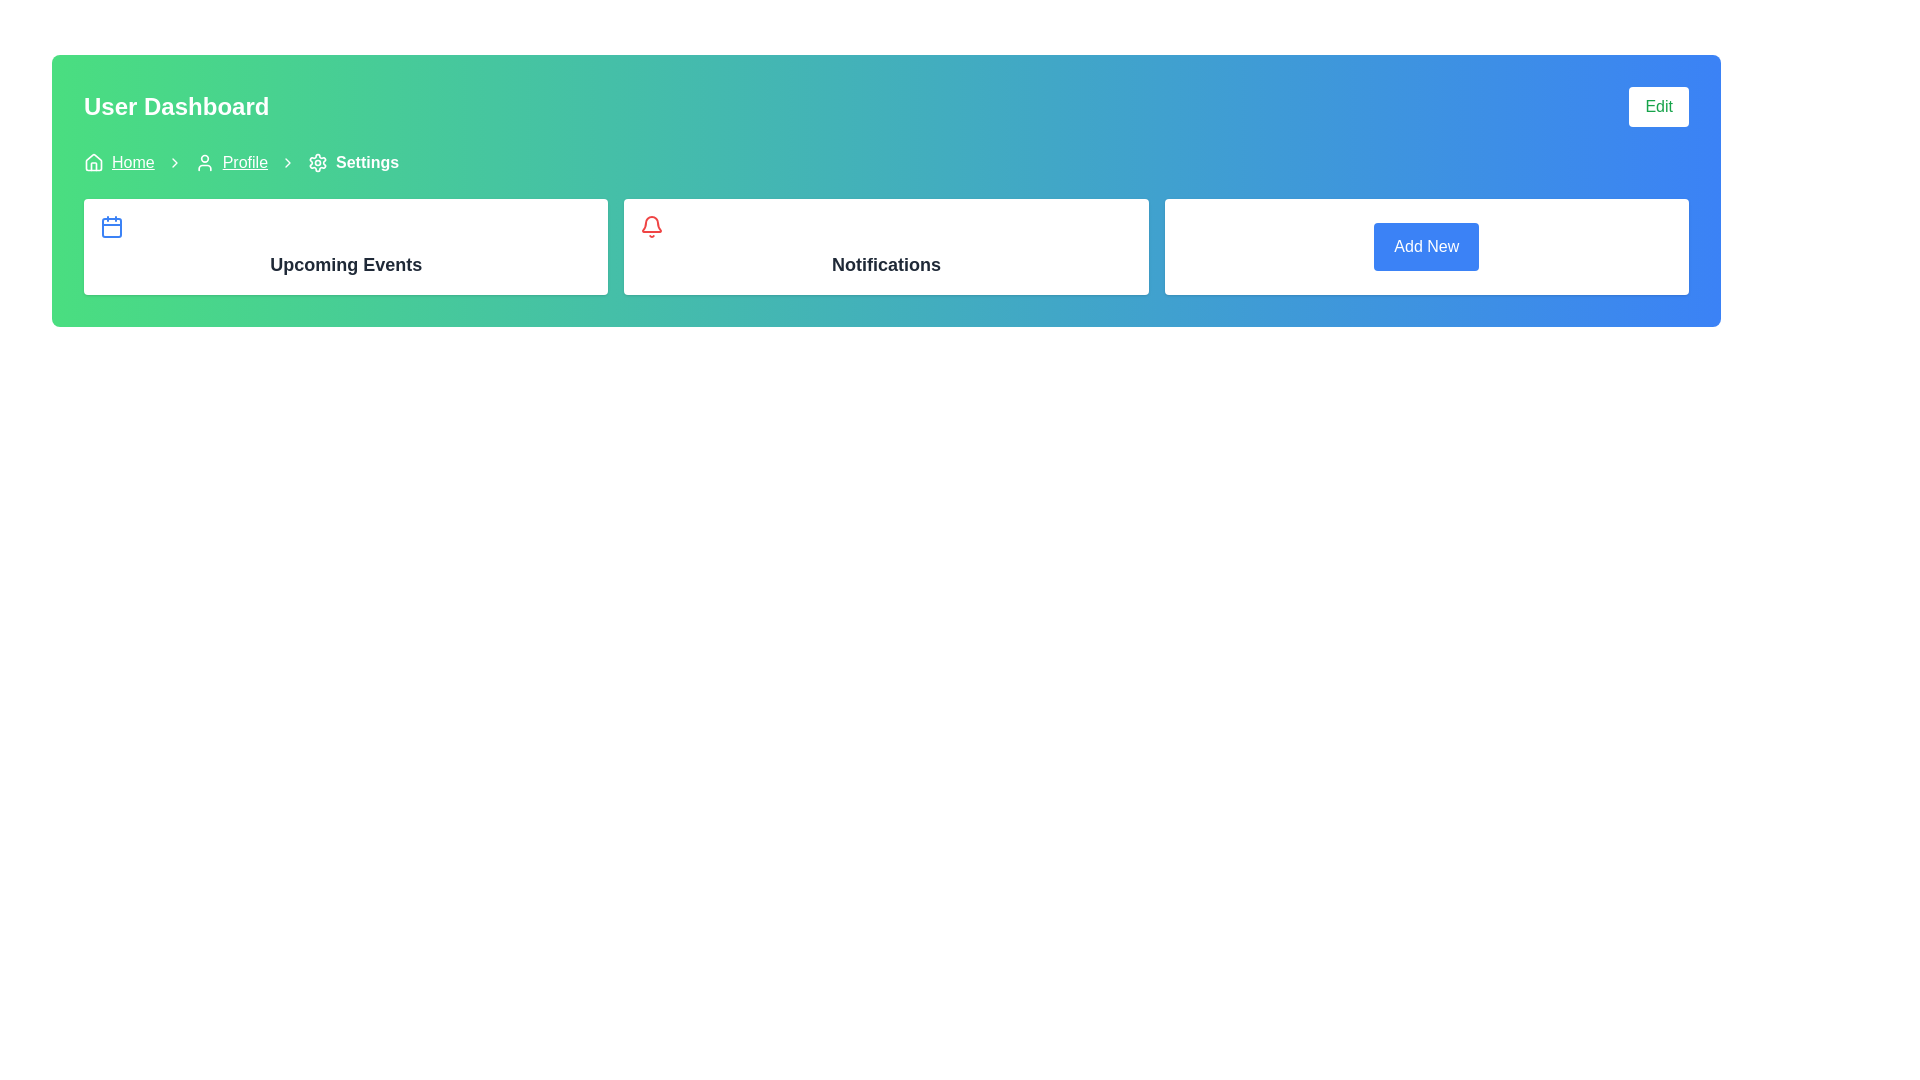 Image resolution: width=1920 pixels, height=1080 pixels. Describe the element at coordinates (93, 161) in the screenshot. I see `the 'Home' icon located in the navigation bar` at that location.